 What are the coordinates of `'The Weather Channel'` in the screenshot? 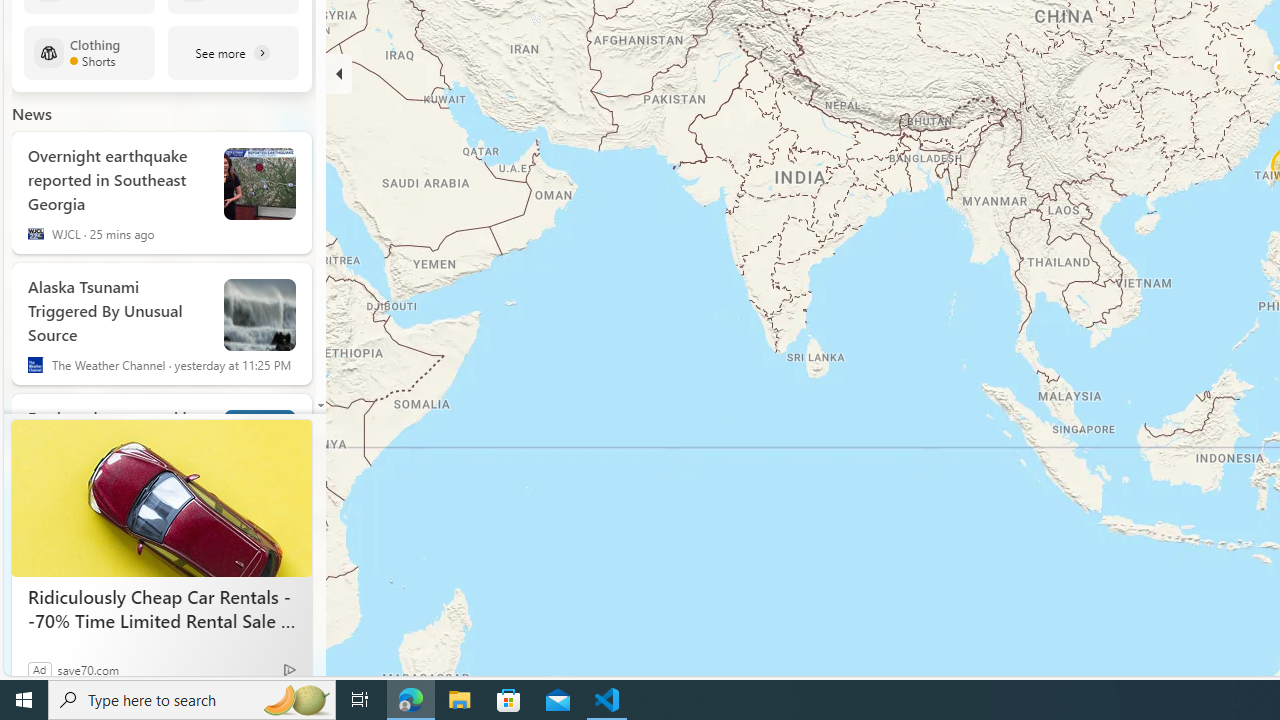 It's located at (35, 365).